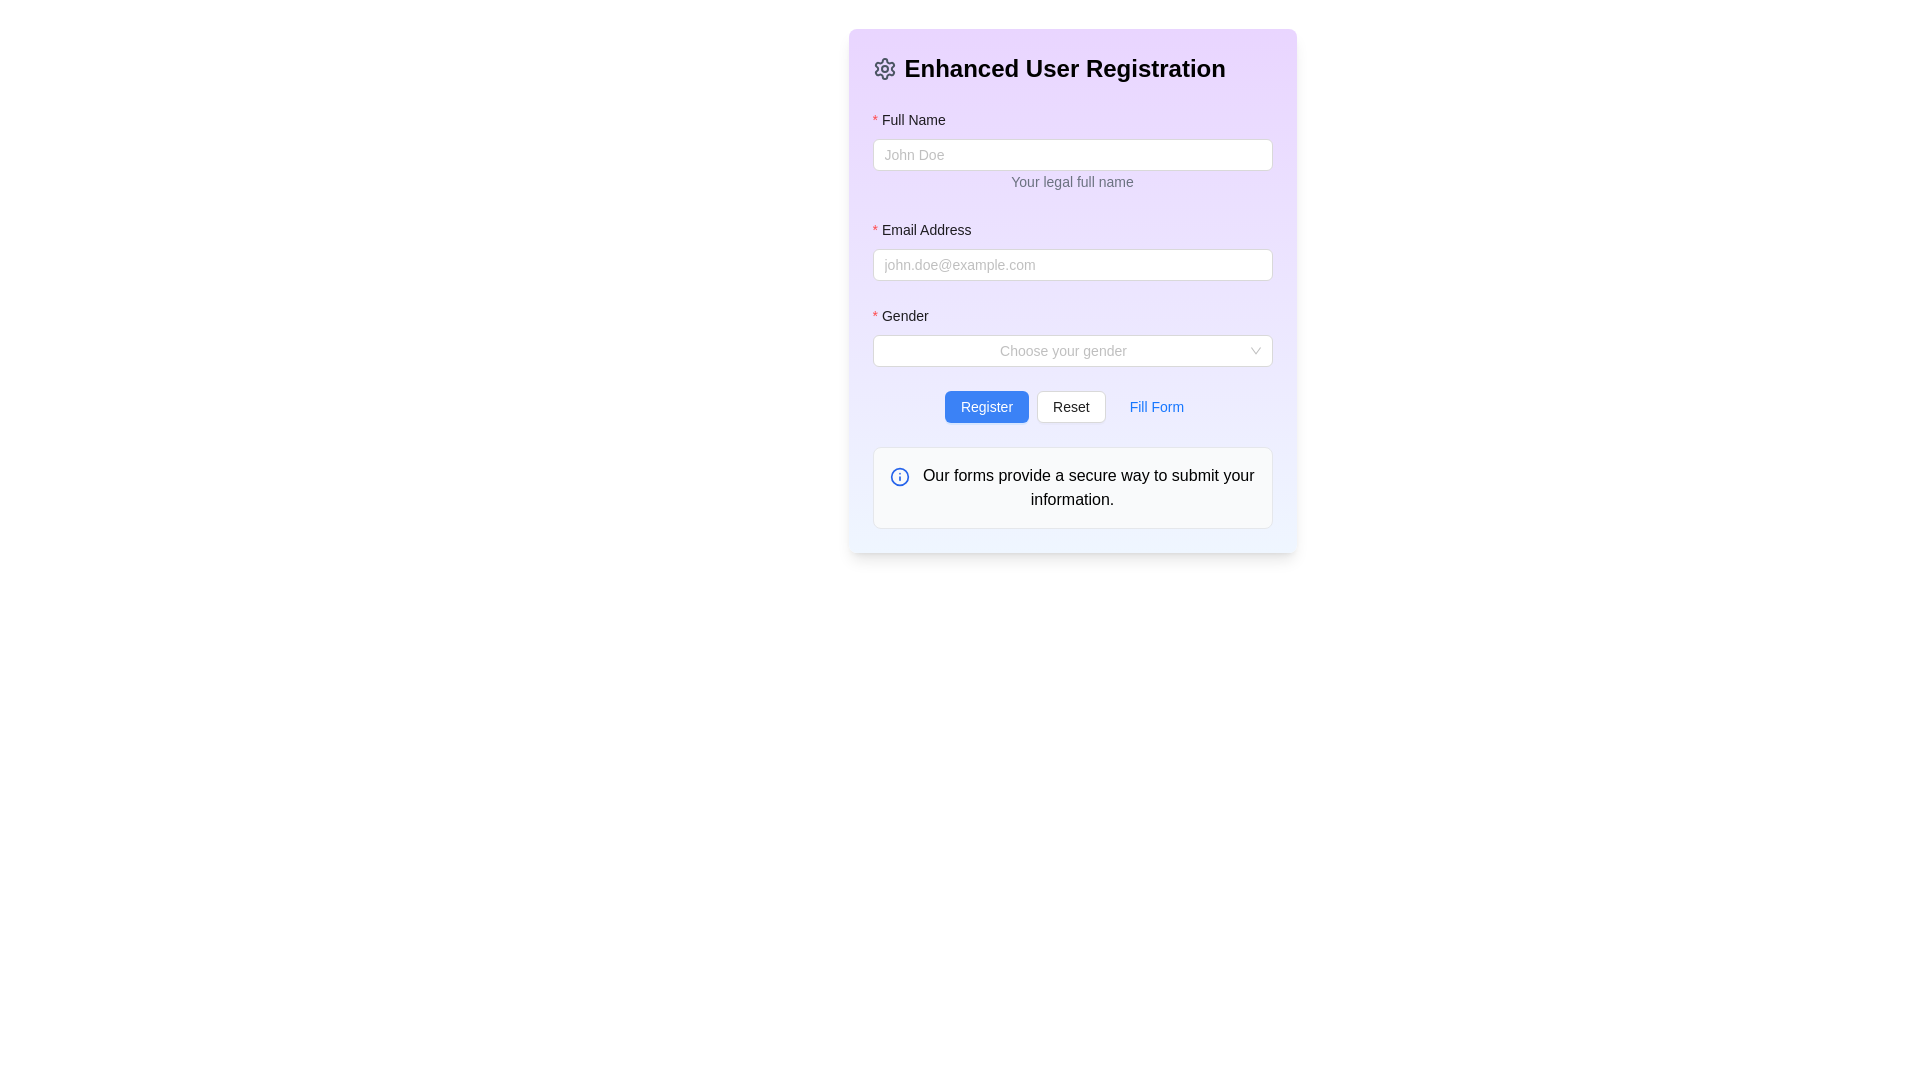 This screenshot has width=1920, height=1080. What do you see at coordinates (899, 476) in the screenshot?
I see `the circular icon with a blue outline and white center, located in the bottom section of the card aligned to the left of the text 'Our forms provide a secure way to submit your information.'` at bounding box center [899, 476].